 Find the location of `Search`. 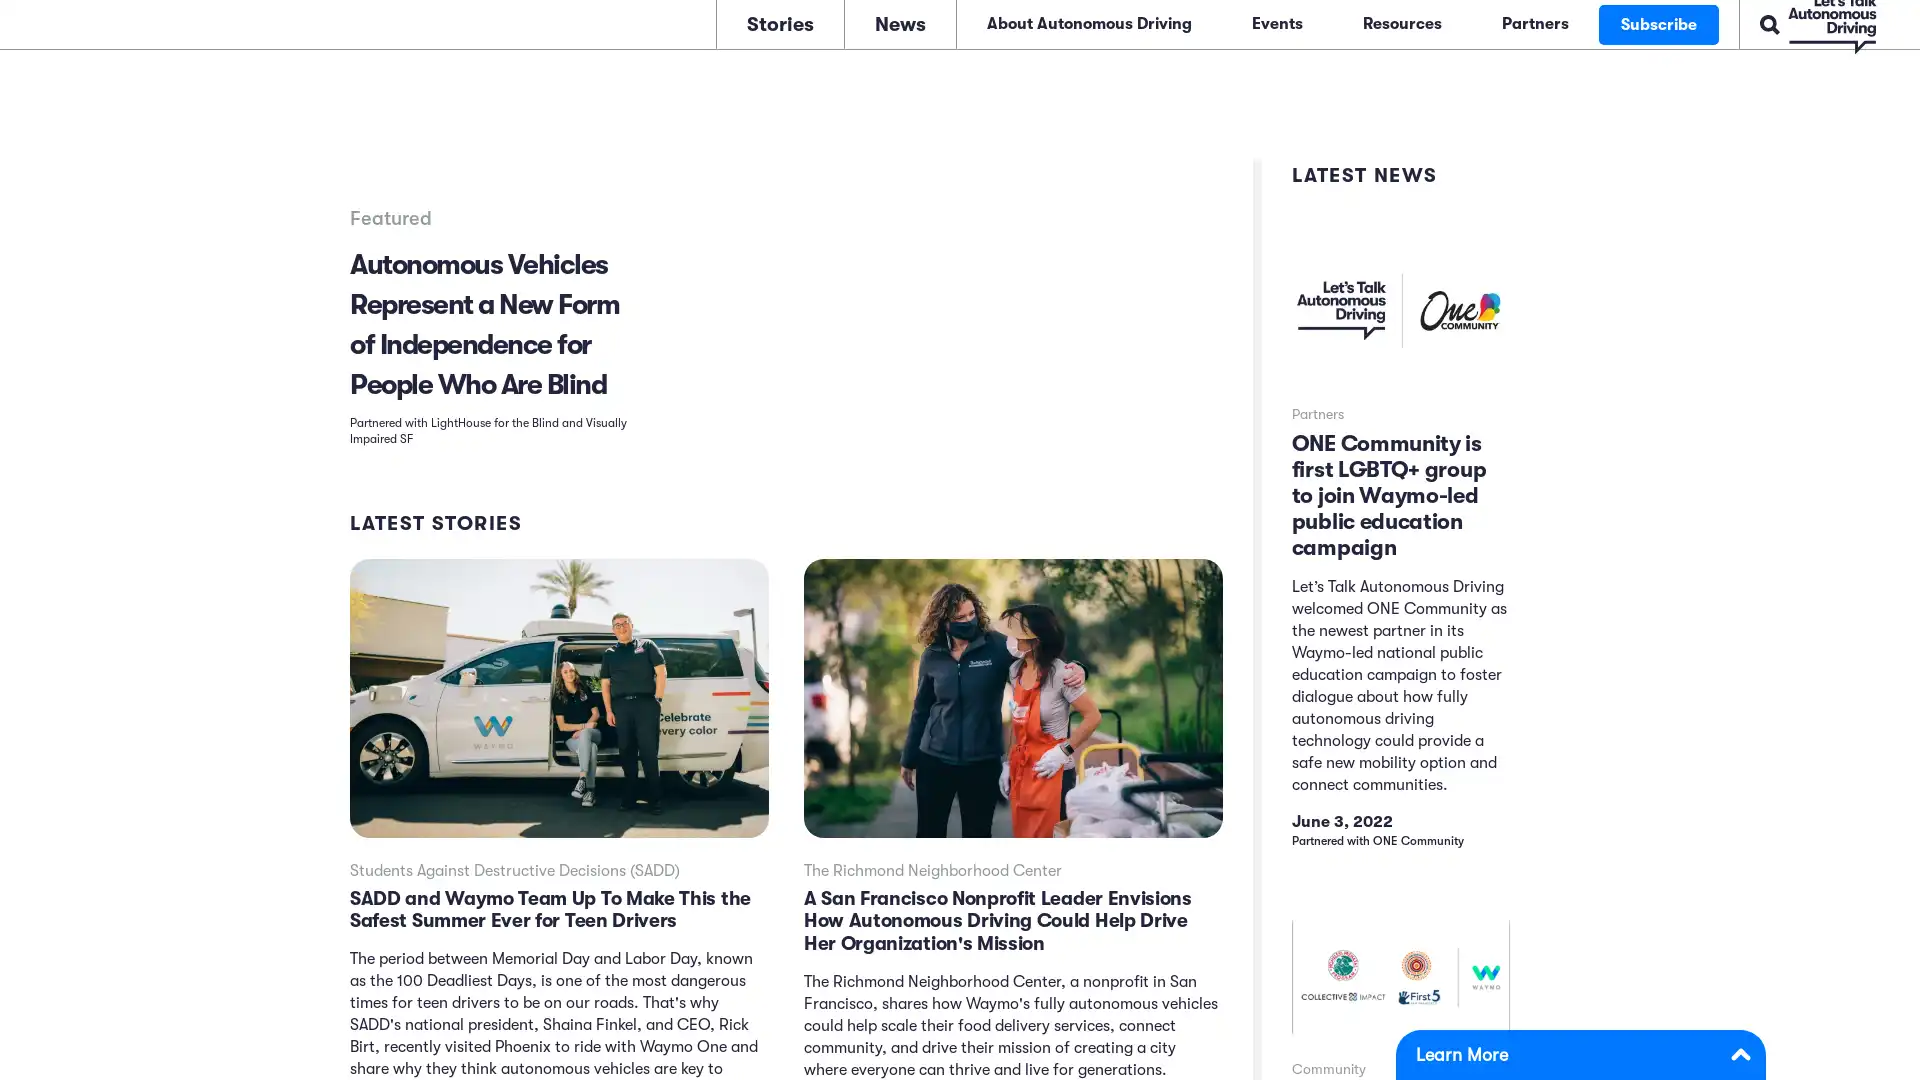

Search is located at coordinates (1704, 22).